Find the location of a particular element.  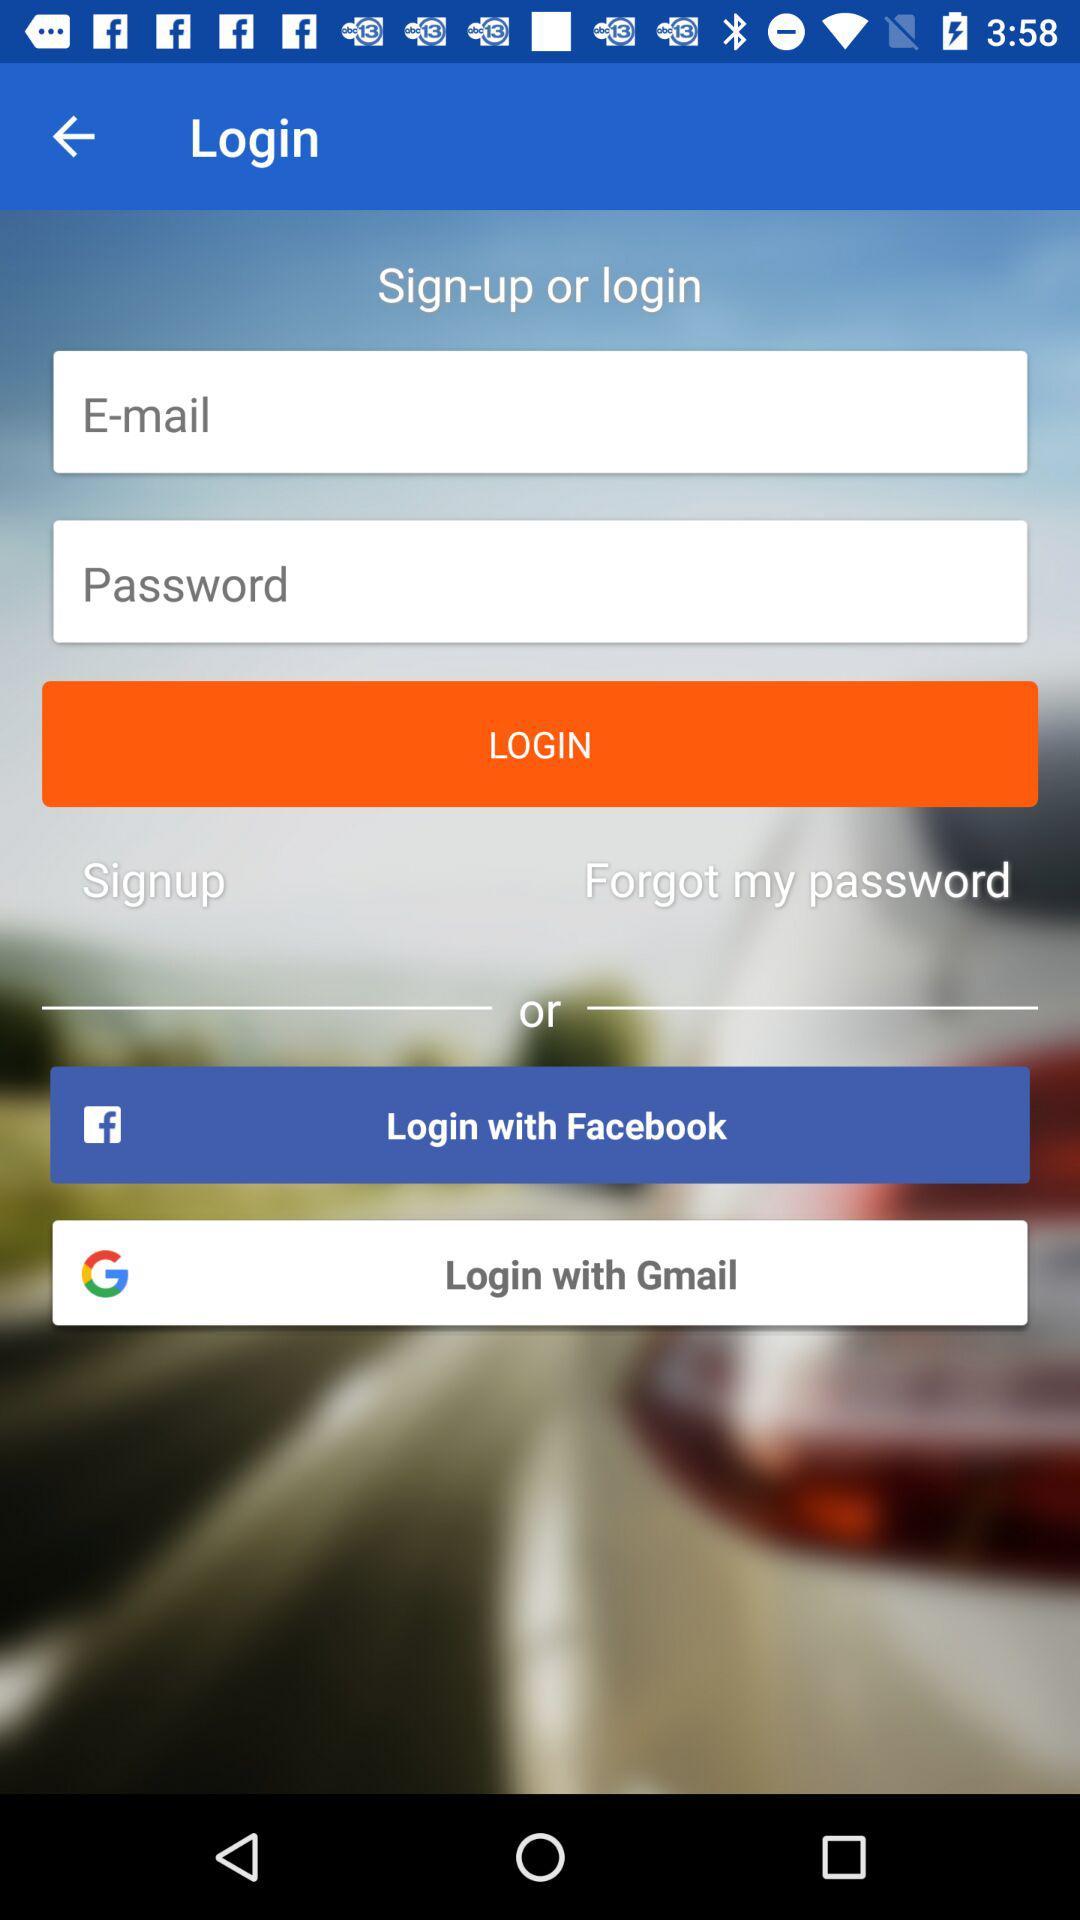

item next to the forgot my password is located at coordinates (152, 878).